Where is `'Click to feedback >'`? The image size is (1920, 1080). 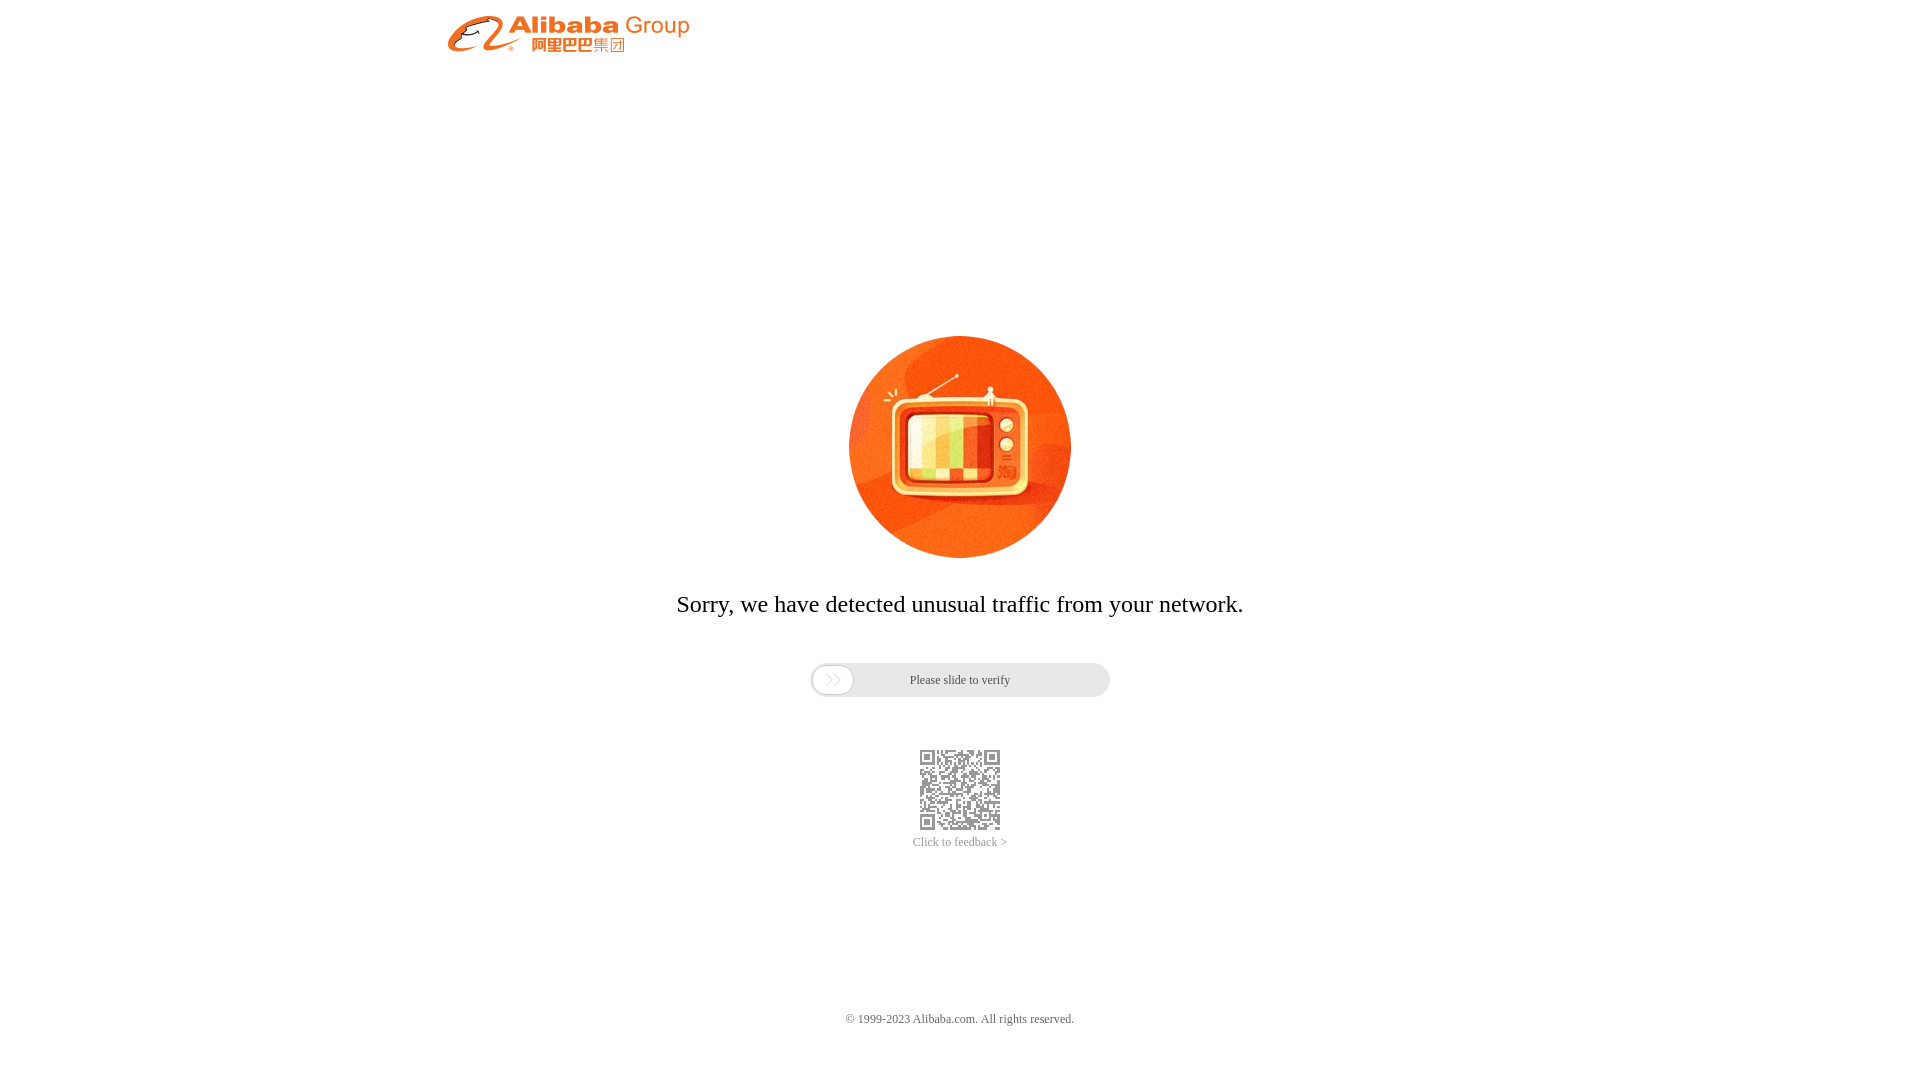 'Click to feedback >' is located at coordinates (911, 842).